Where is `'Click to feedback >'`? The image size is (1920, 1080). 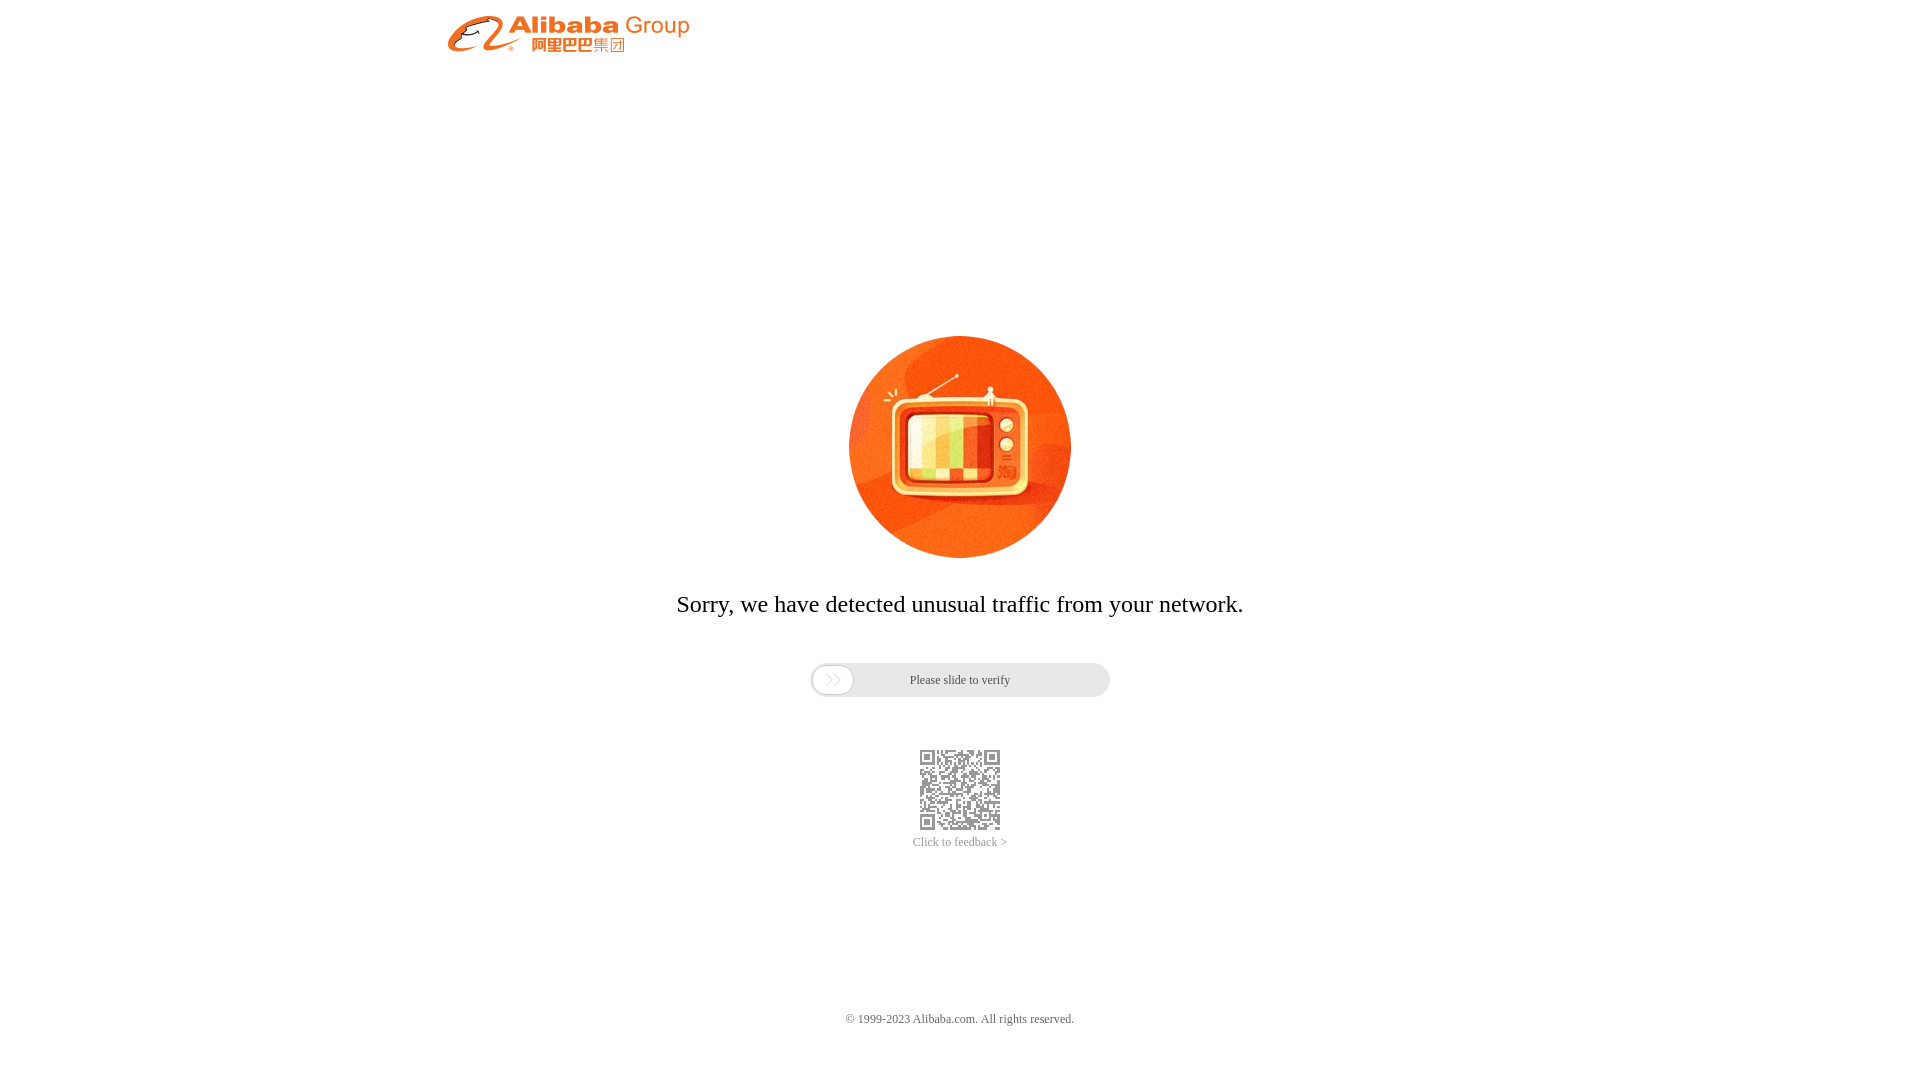 'Click to feedback >' is located at coordinates (911, 842).